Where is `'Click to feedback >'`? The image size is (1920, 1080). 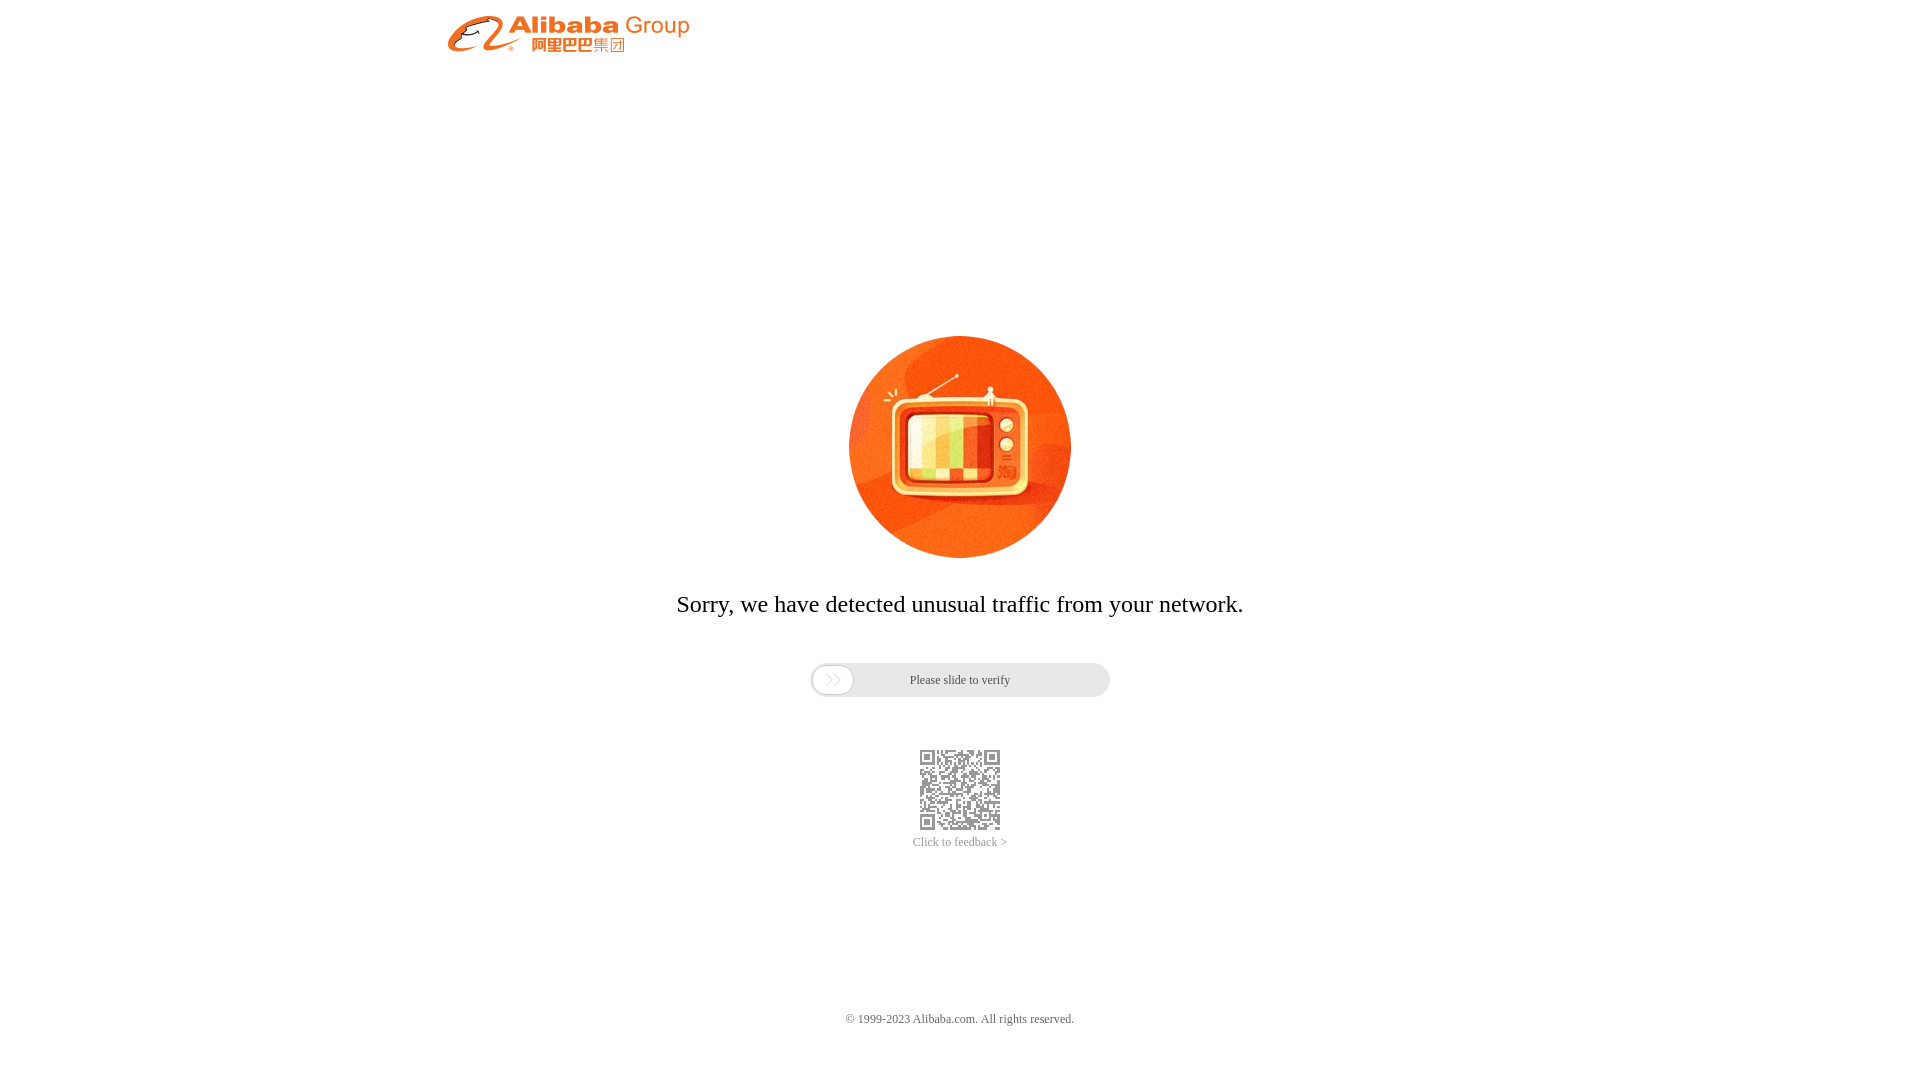 'Click to feedback >' is located at coordinates (911, 842).